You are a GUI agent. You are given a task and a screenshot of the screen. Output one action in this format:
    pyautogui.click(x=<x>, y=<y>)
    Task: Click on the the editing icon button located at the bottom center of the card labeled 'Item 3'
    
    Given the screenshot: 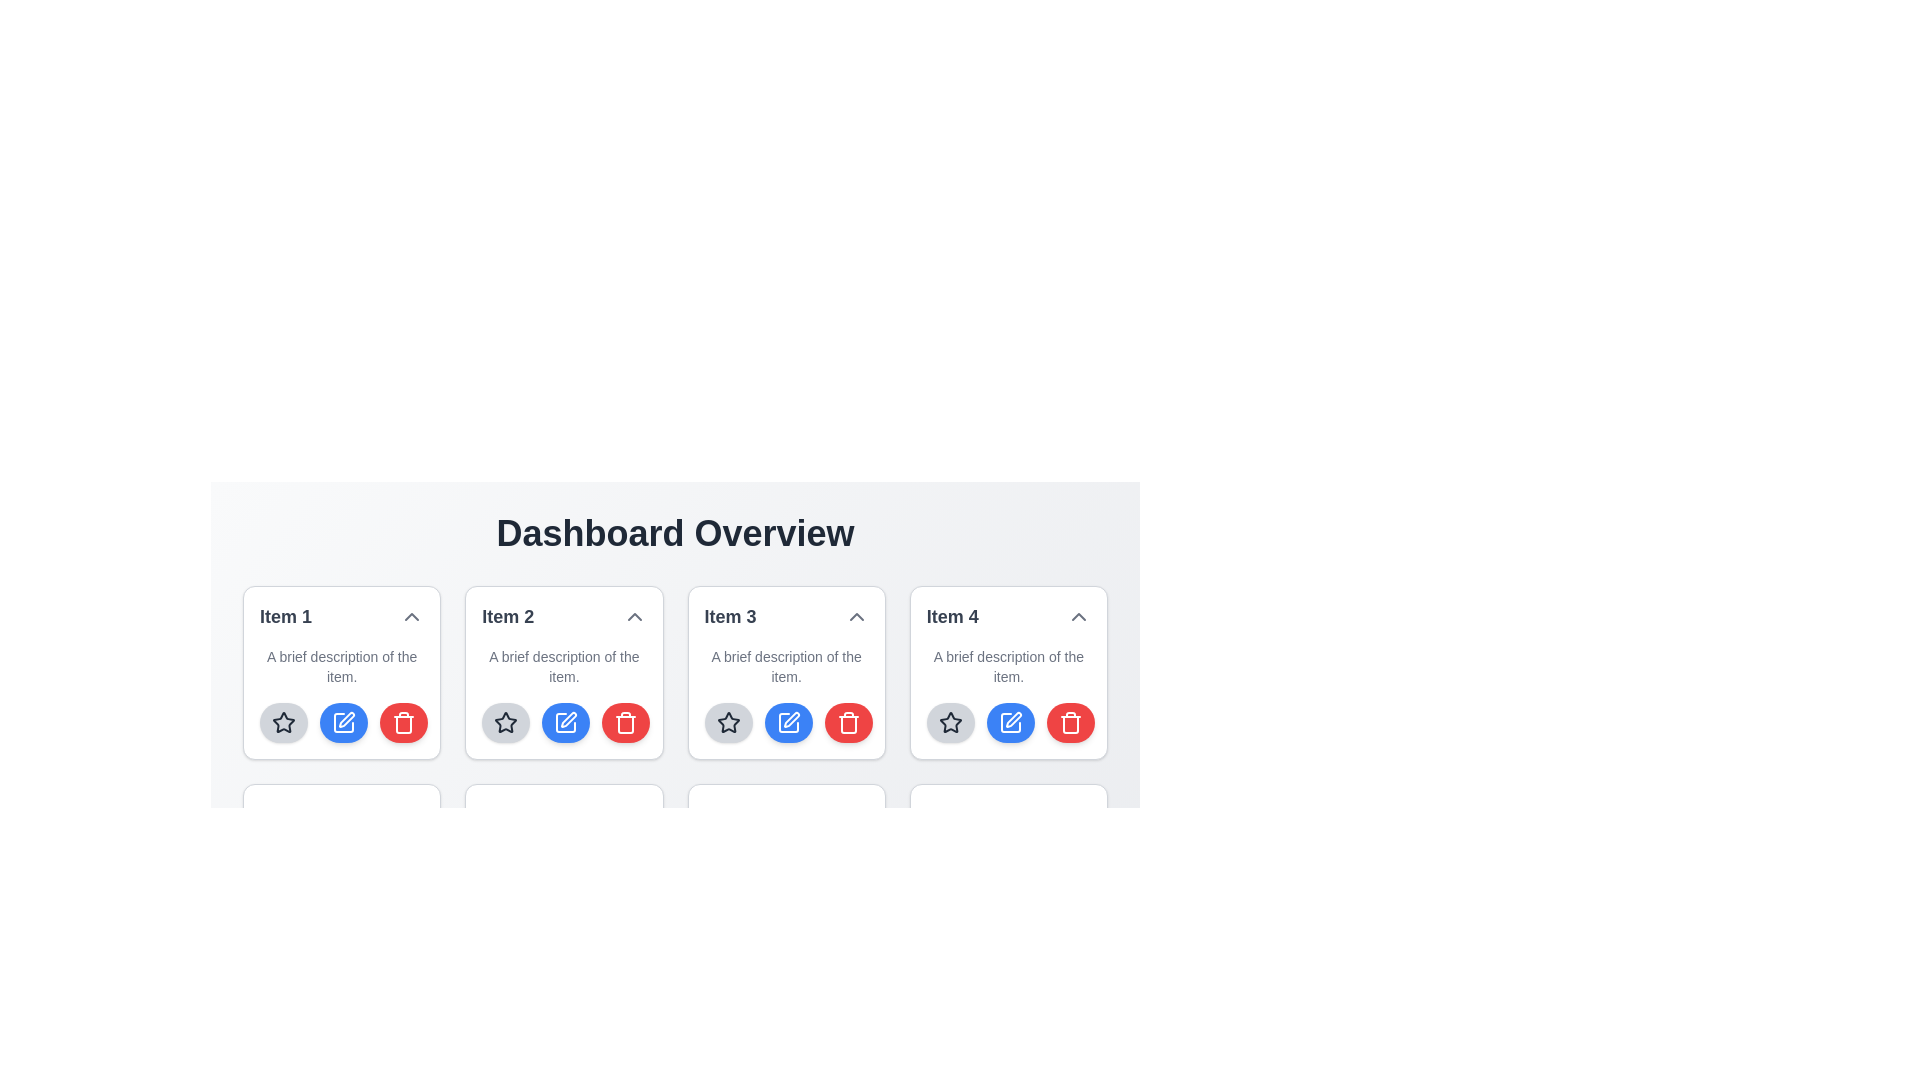 What is the action you would take?
    pyautogui.click(x=787, y=722)
    